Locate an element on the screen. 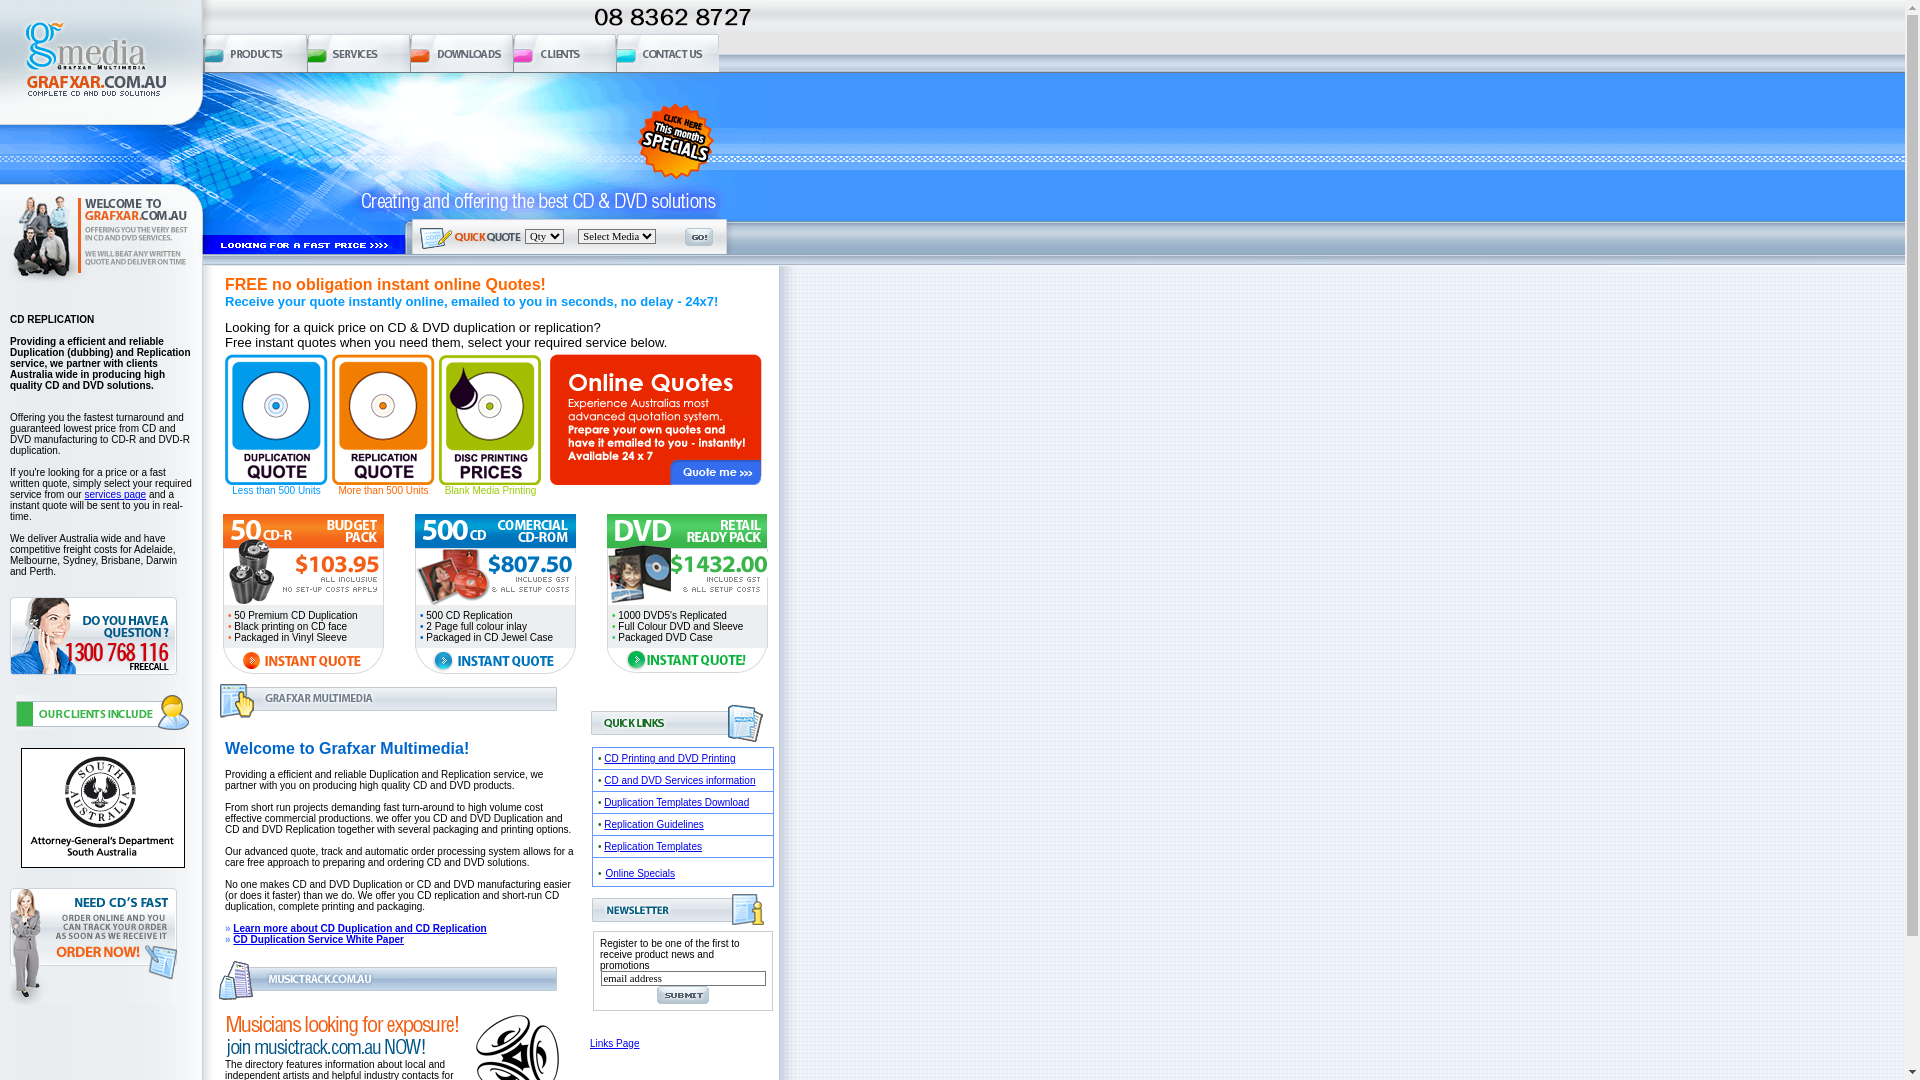  'Replication Guidelines' is located at coordinates (653, 824).